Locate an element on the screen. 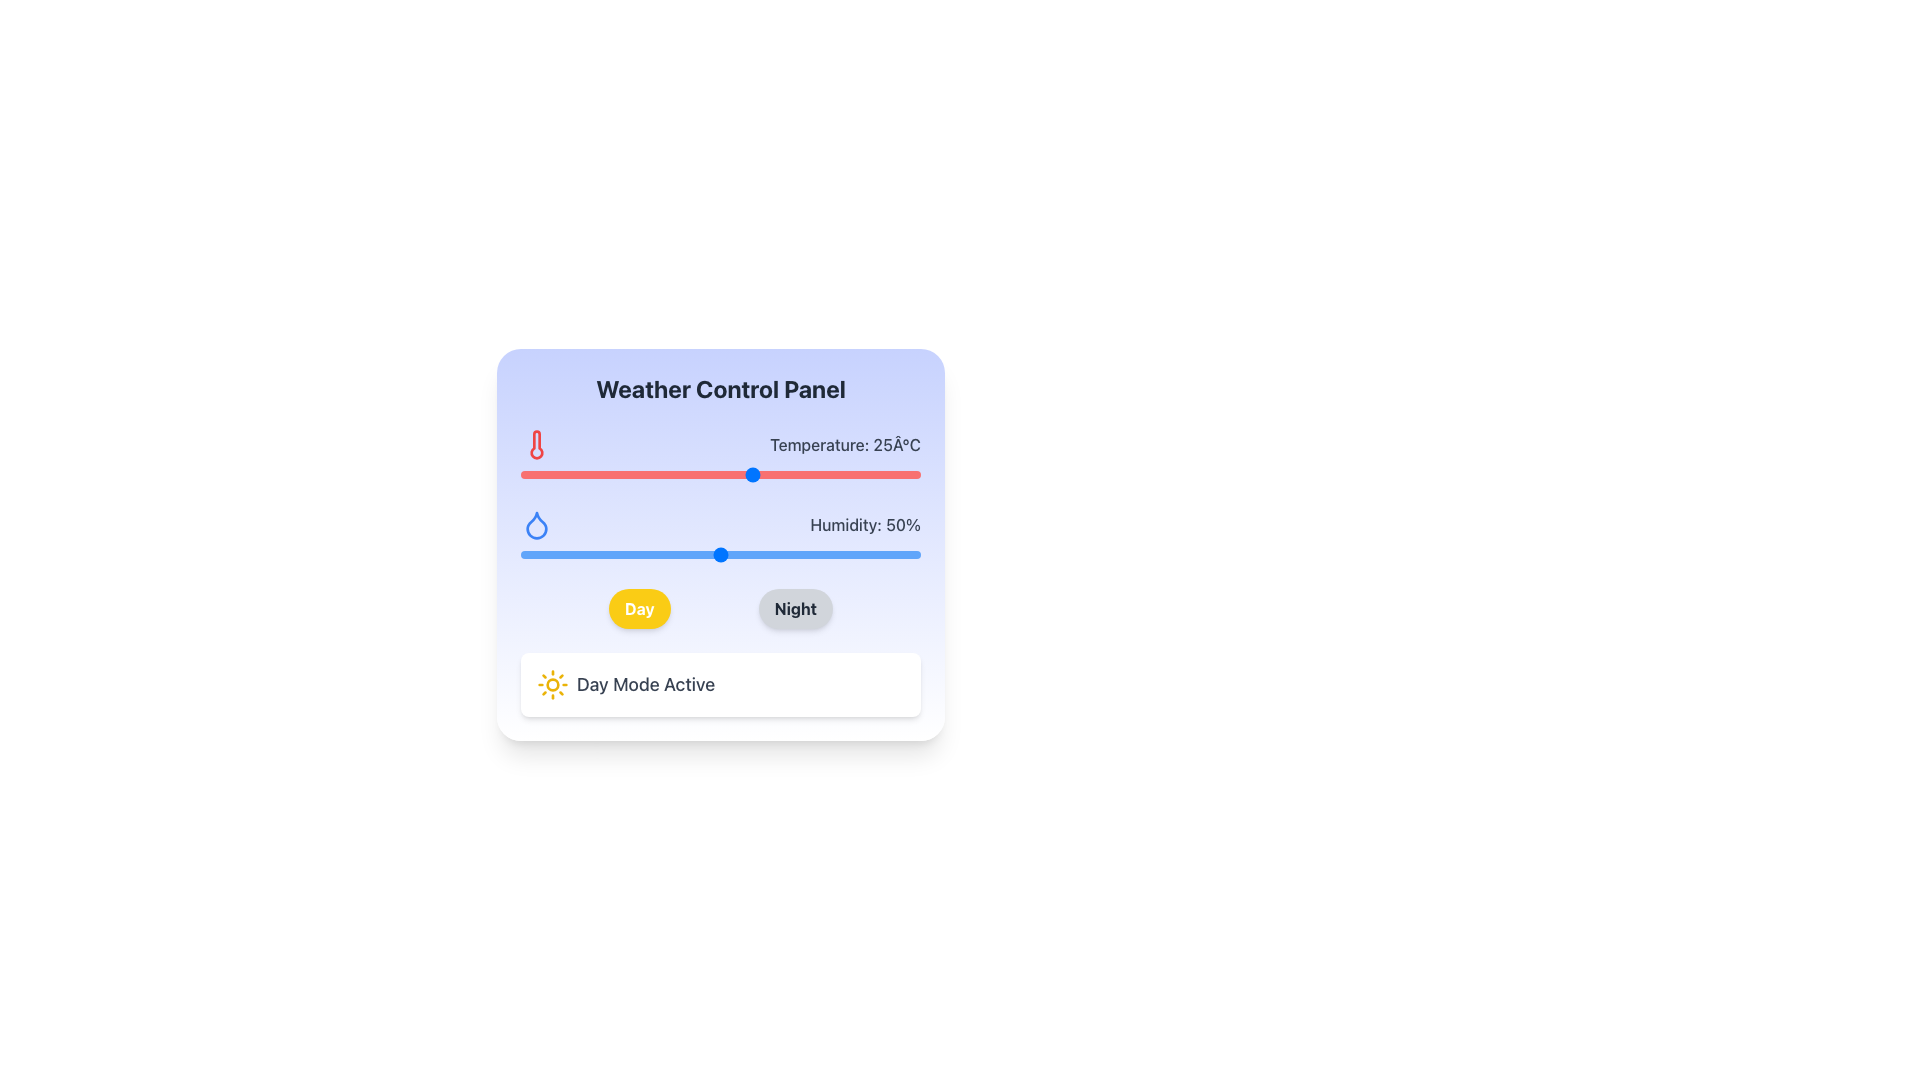  the handle of the horizontal range slider, which has a blue progress bar and reflects a value of 50%, horizontally is located at coordinates (720, 555).